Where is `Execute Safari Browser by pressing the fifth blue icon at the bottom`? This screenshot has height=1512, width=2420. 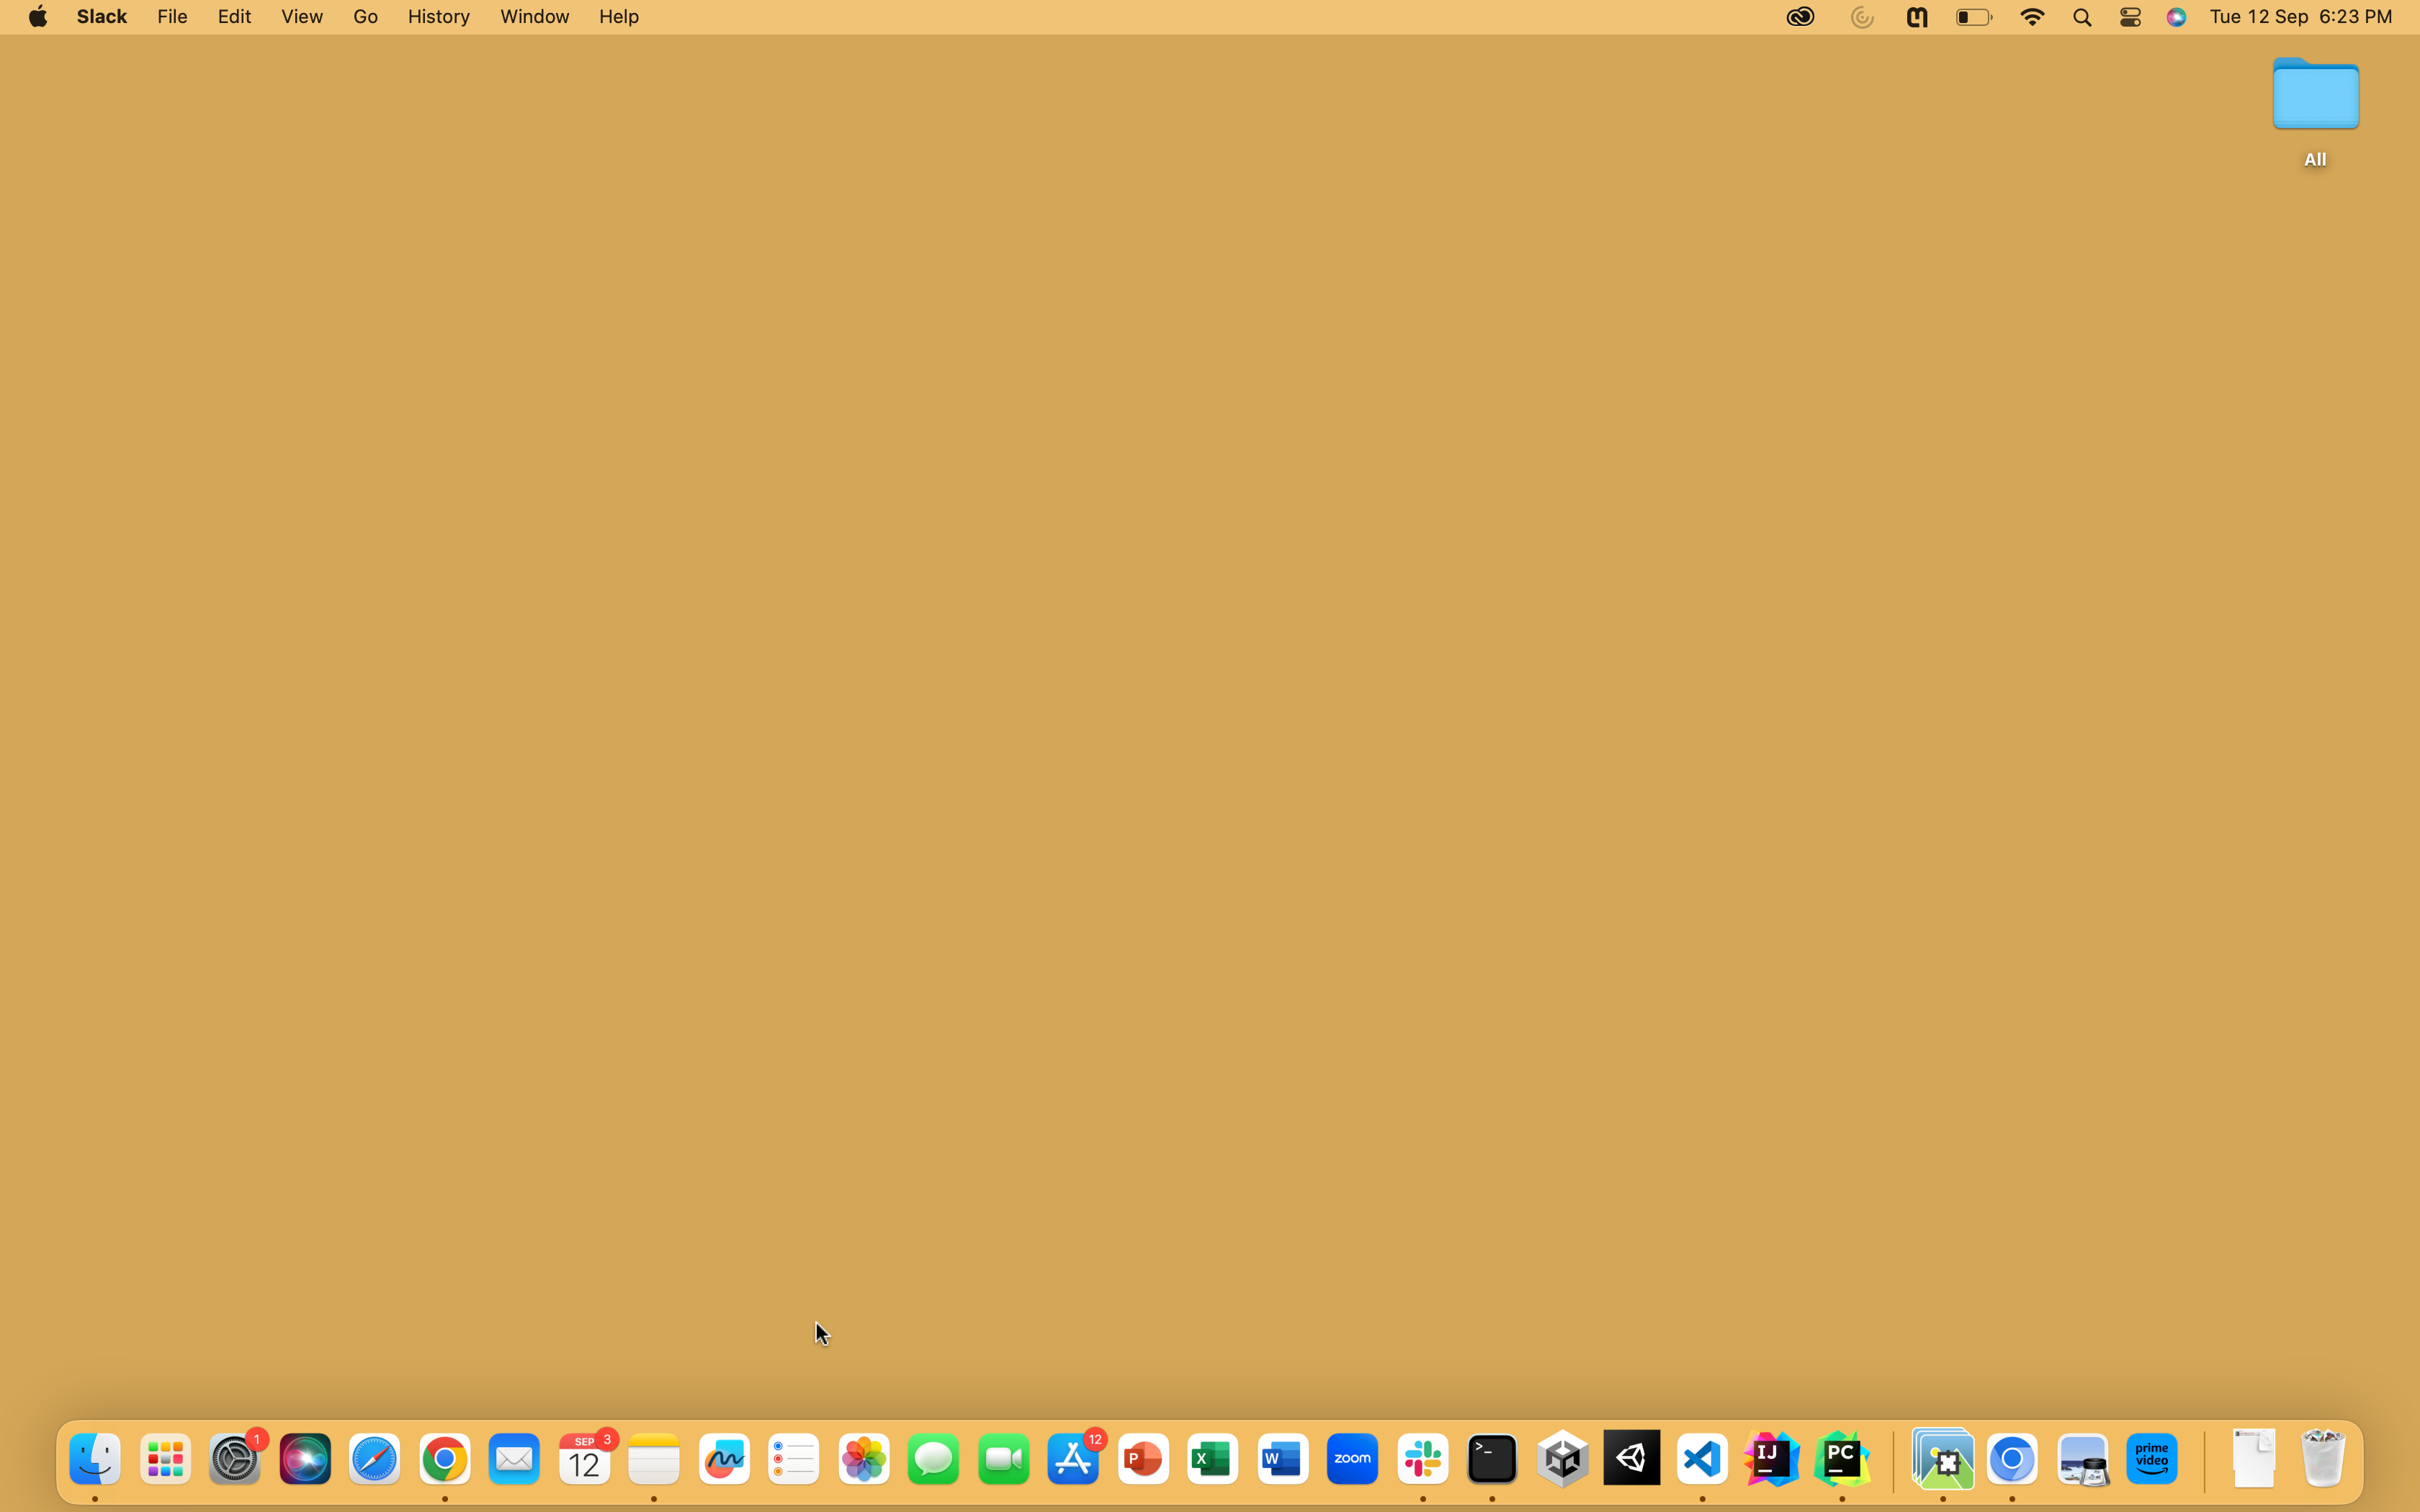
Execute Safari Browser by pressing the fifth blue icon at the bottom is located at coordinates (374, 1459).